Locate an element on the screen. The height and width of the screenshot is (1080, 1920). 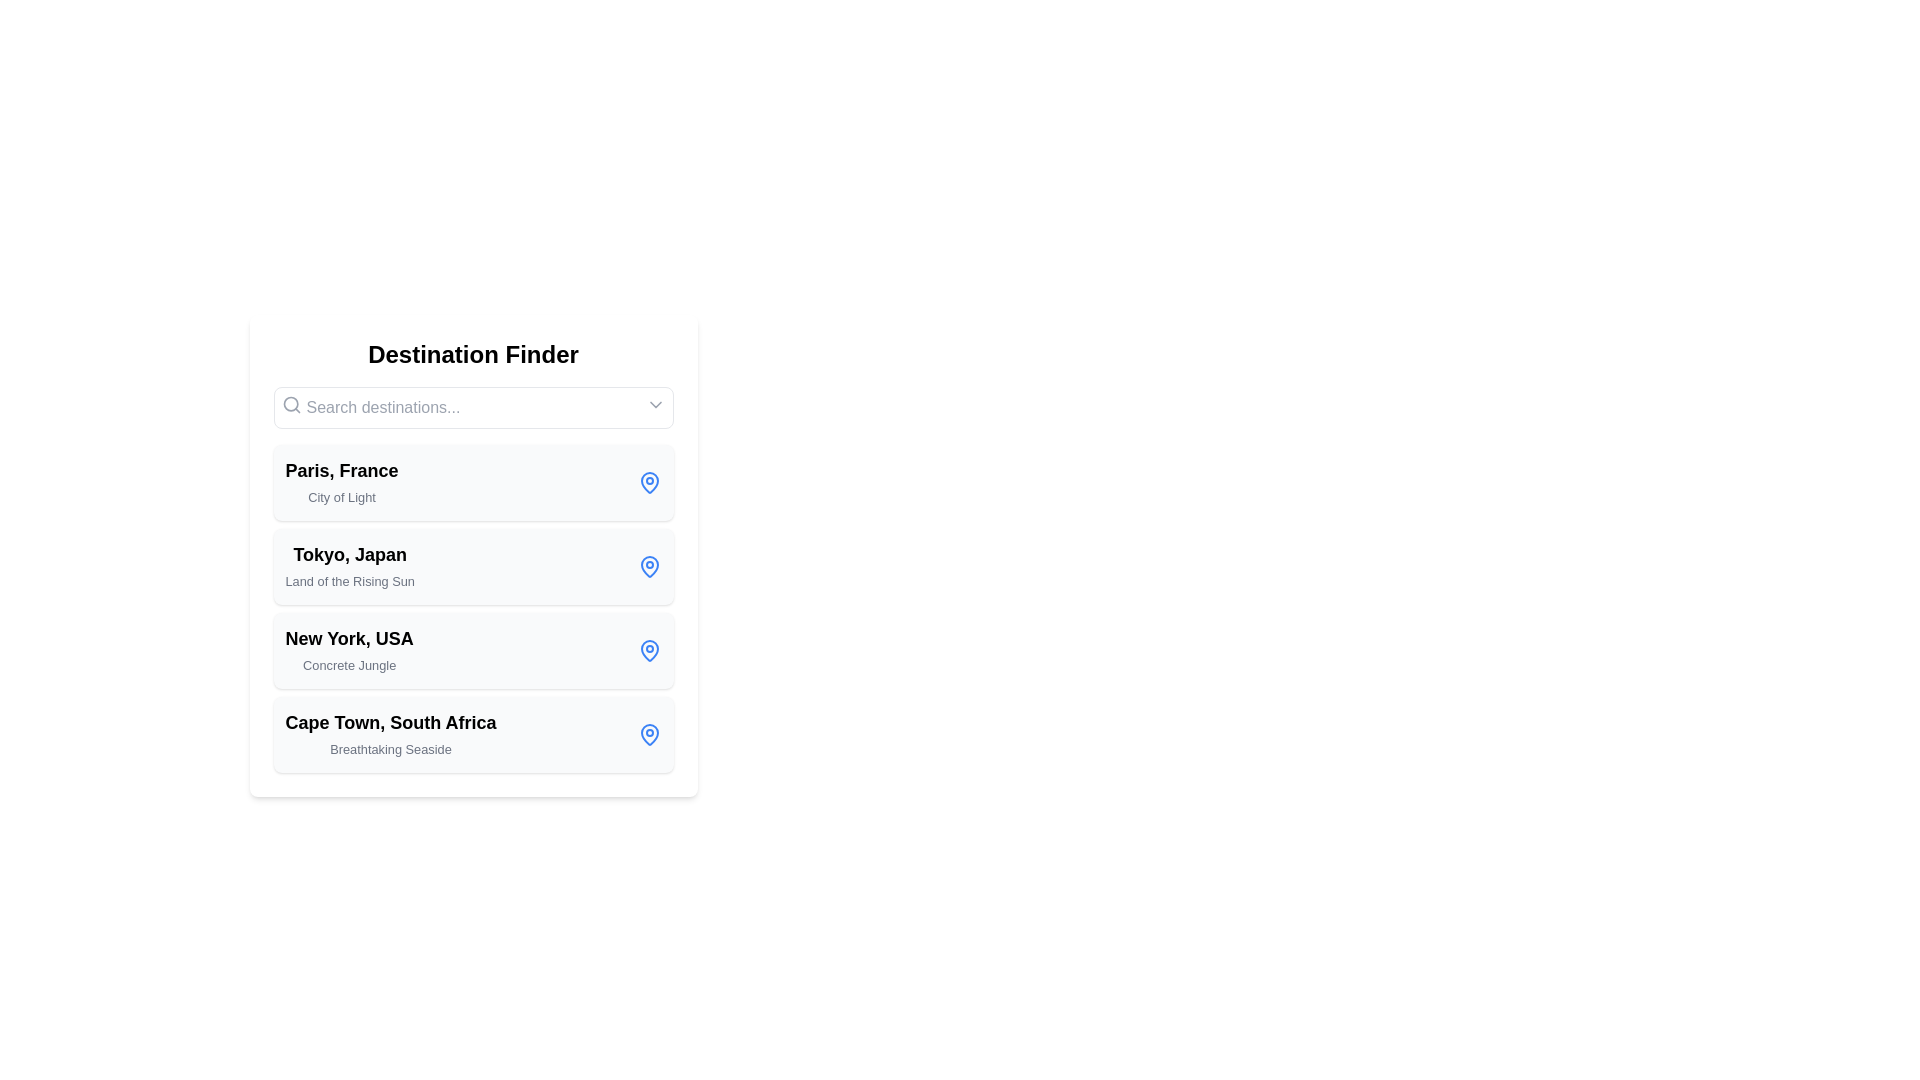
the Text Label that serves as a title for the fourth item in the list within the 'Destination Finder' panel, positioned above the subtitle 'Breathtaking Seaside' is located at coordinates (391, 722).